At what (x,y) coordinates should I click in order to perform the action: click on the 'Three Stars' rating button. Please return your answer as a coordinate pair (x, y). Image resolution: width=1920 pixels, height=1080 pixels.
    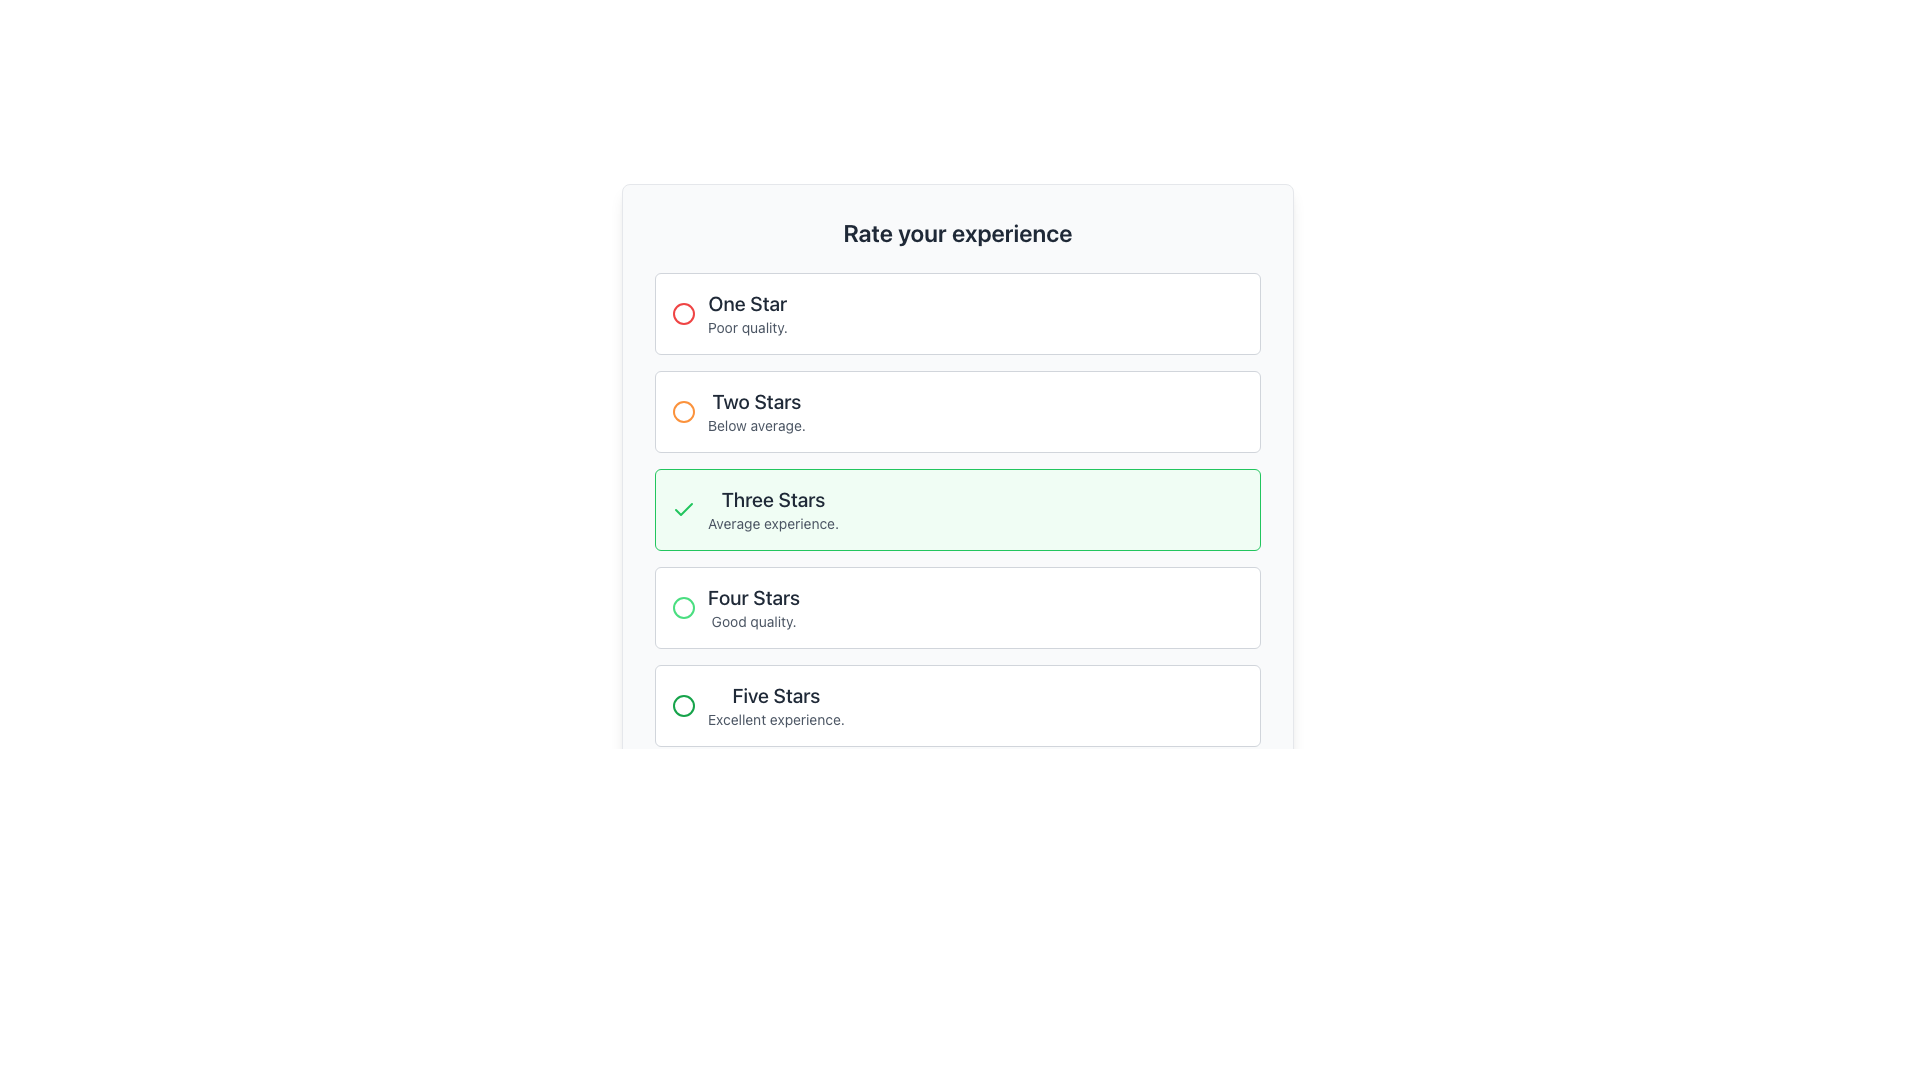
    Looking at the image, I should click on (957, 508).